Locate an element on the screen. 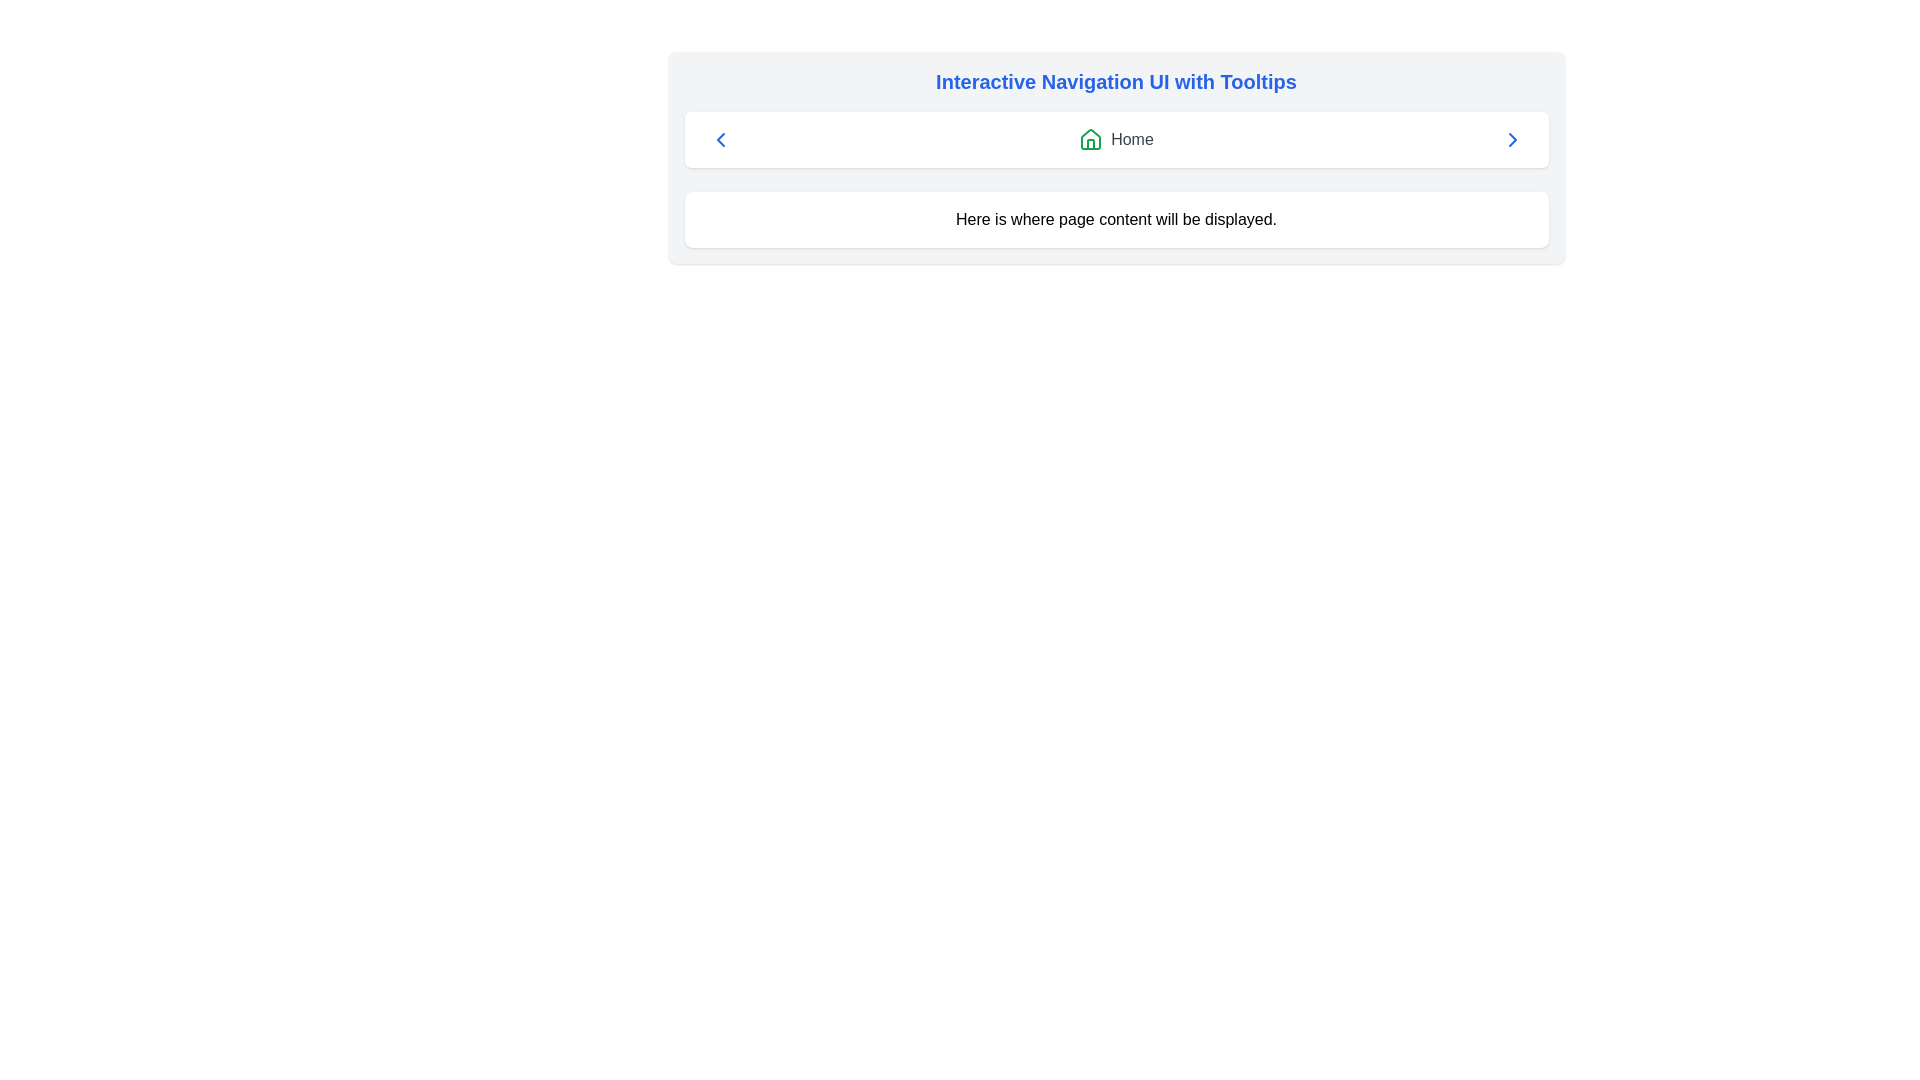 Image resolution: width=1920 pixels, height=1080 pixels. the 'Home' button on the horizontal navigation bar is located at coordinates (1115, 138).